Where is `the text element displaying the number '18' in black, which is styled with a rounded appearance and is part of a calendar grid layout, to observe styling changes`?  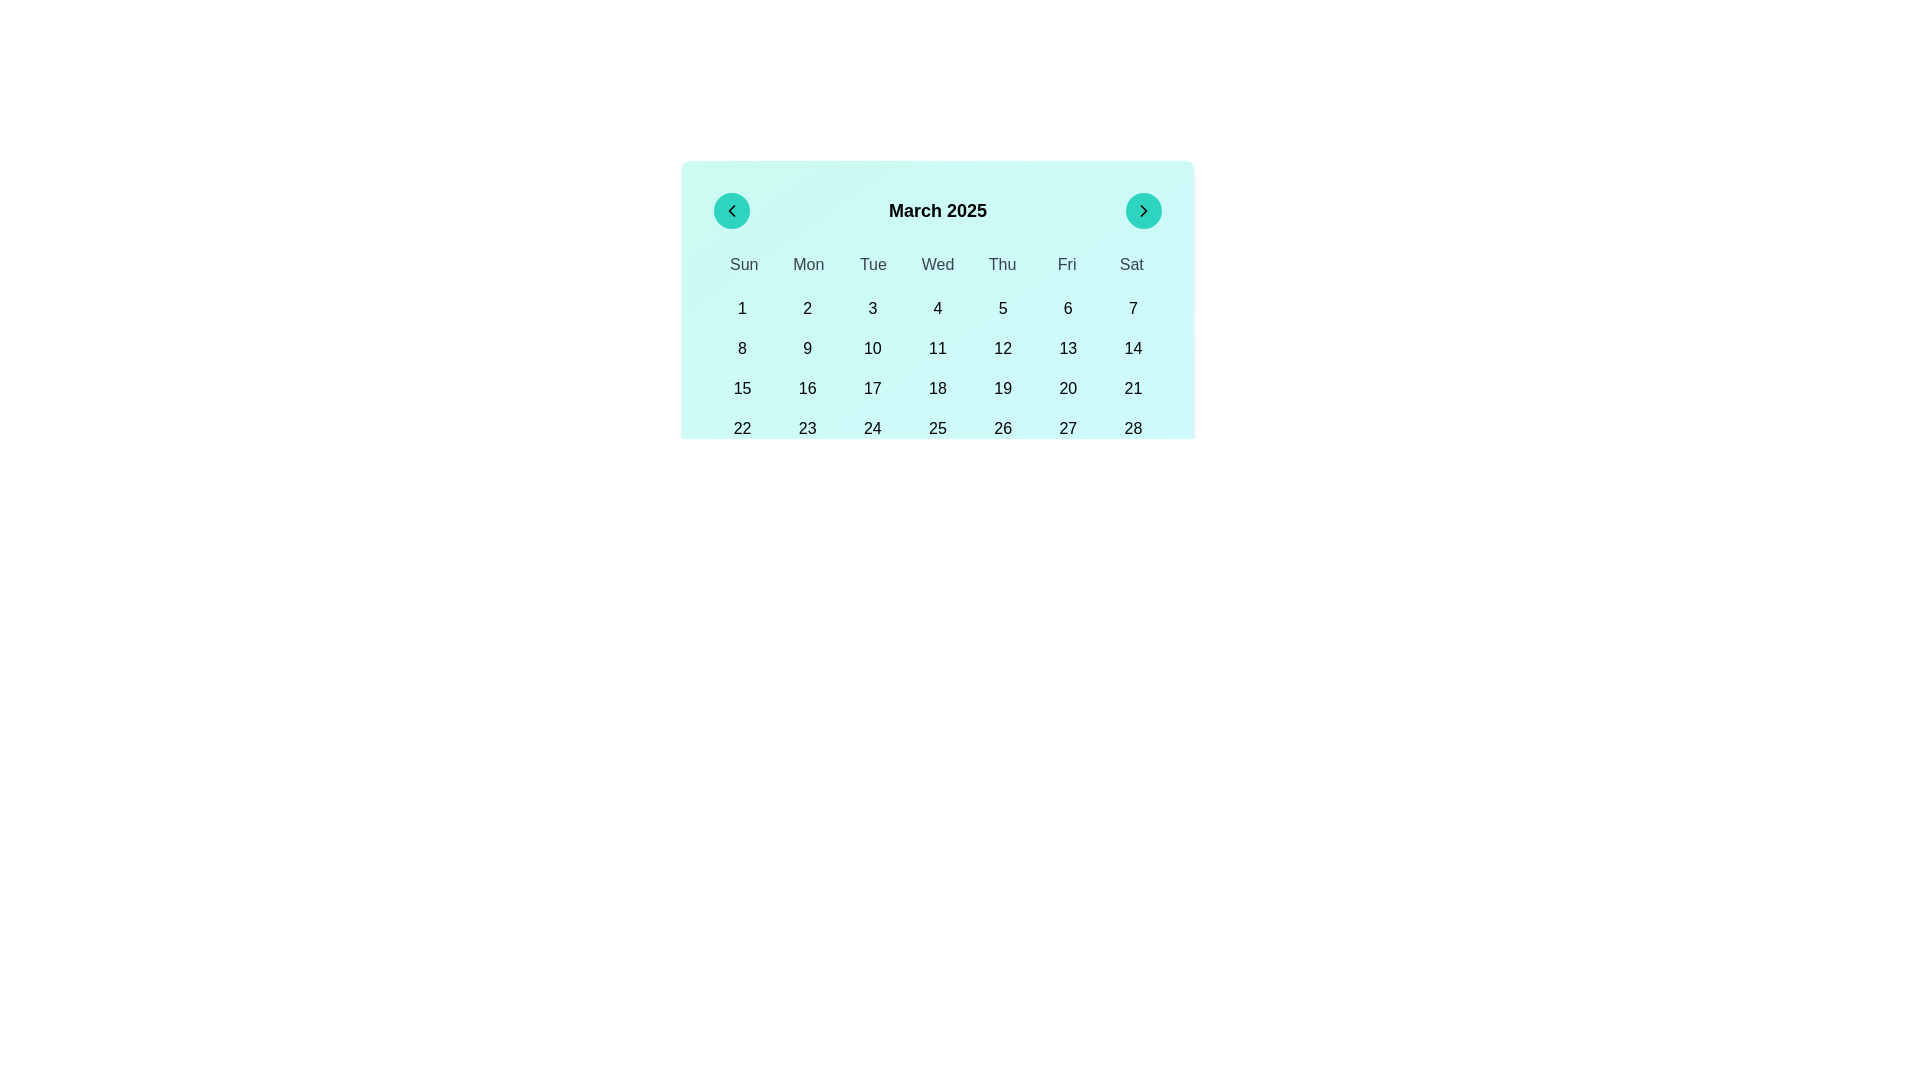 the text element displaying the number '18' in black, which is styled with a rounded appearance and is part of a calendar grid layout, to observe styling changes is located at coordinates (936, 389).